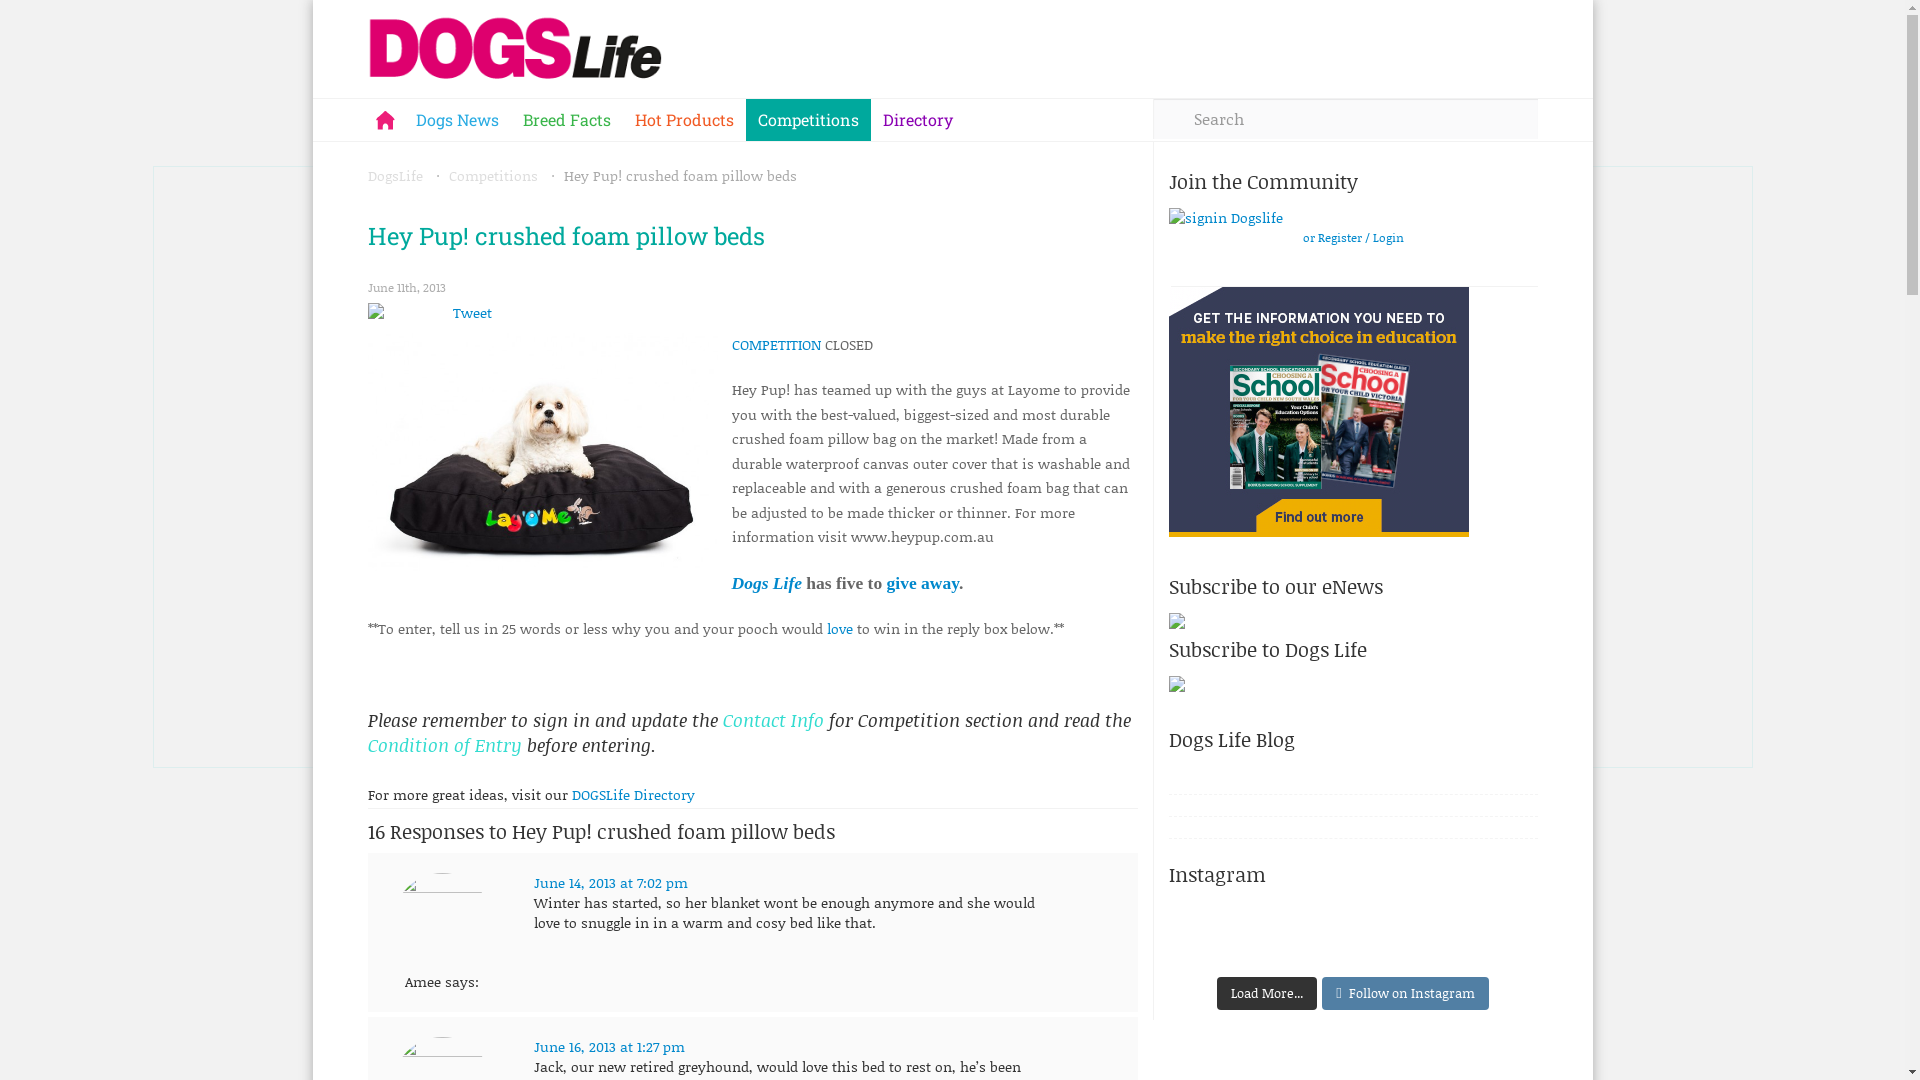  I want to click on 'COMPETITION', so click(775, 343).